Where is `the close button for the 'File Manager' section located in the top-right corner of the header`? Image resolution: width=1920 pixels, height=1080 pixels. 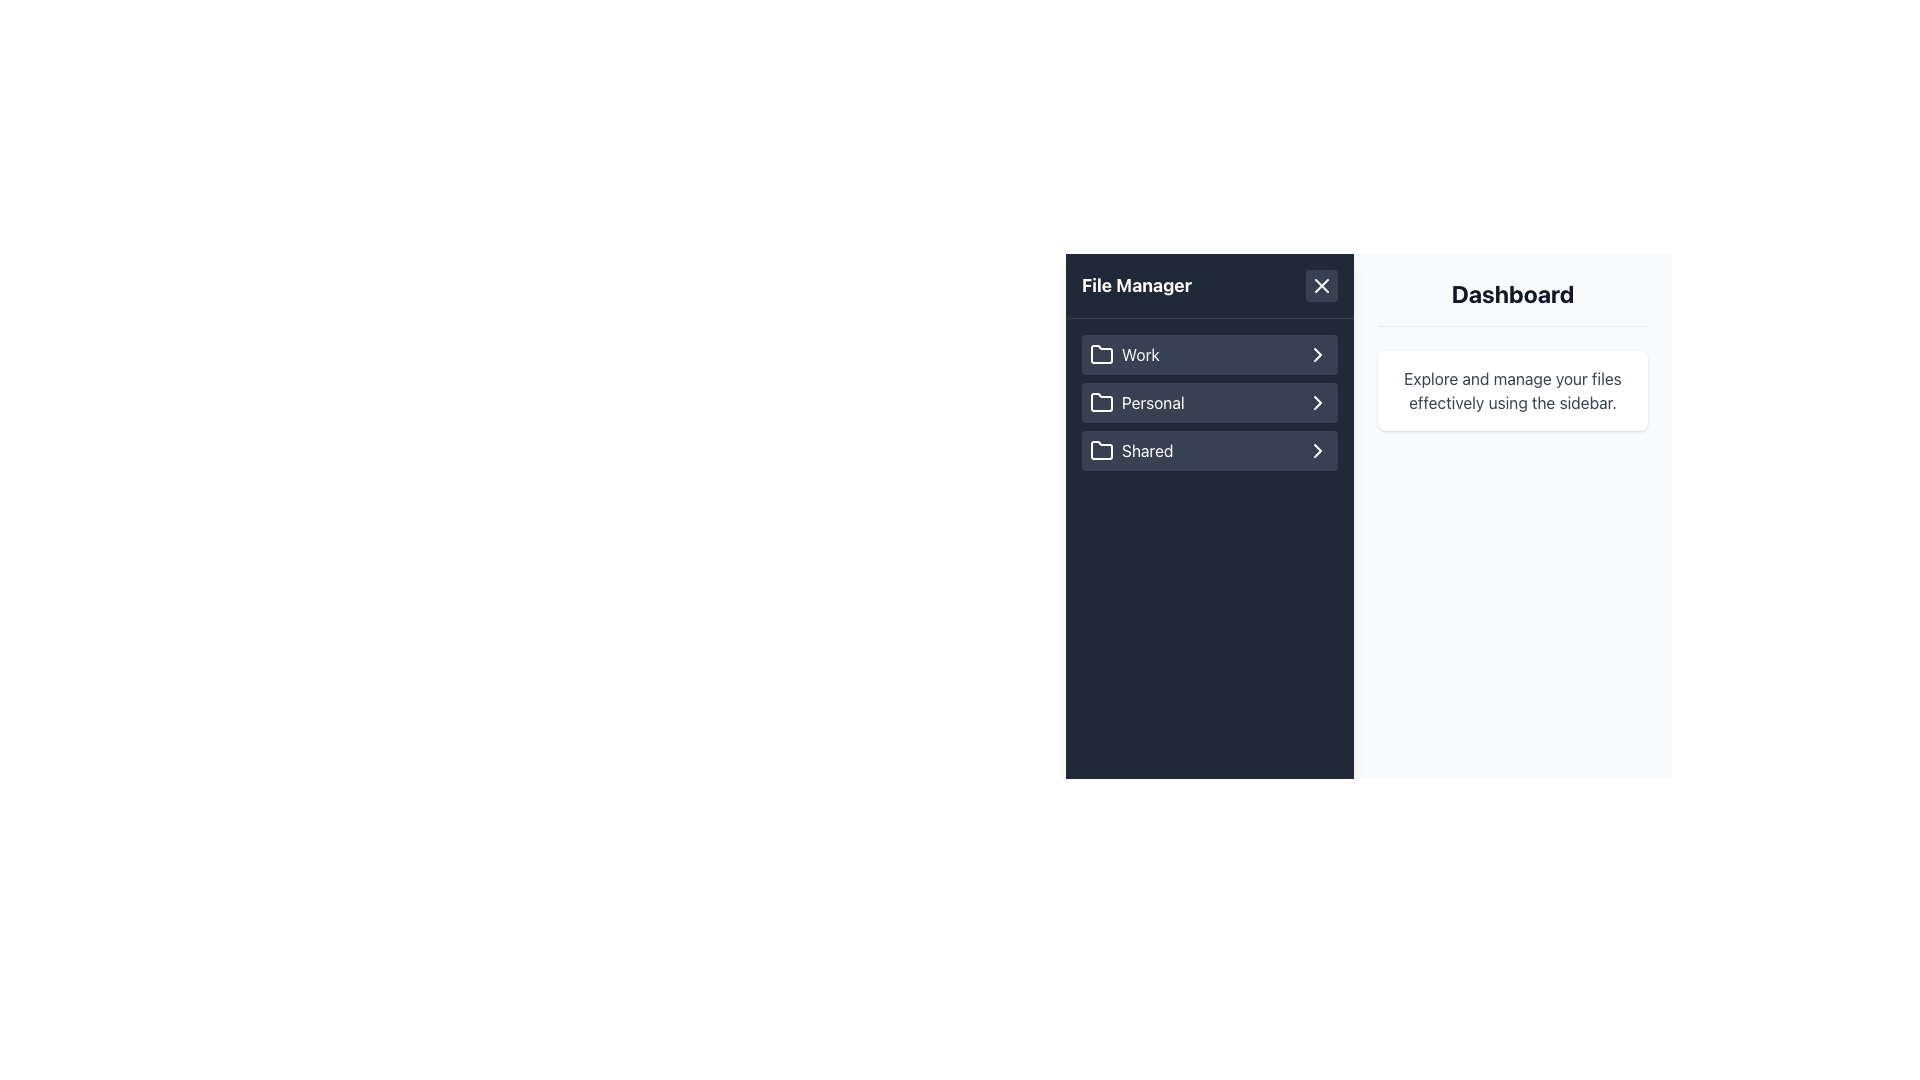 the close button for the 'File Manager' section located in the top-right corner of the header is located at coordinates (1321, 285).